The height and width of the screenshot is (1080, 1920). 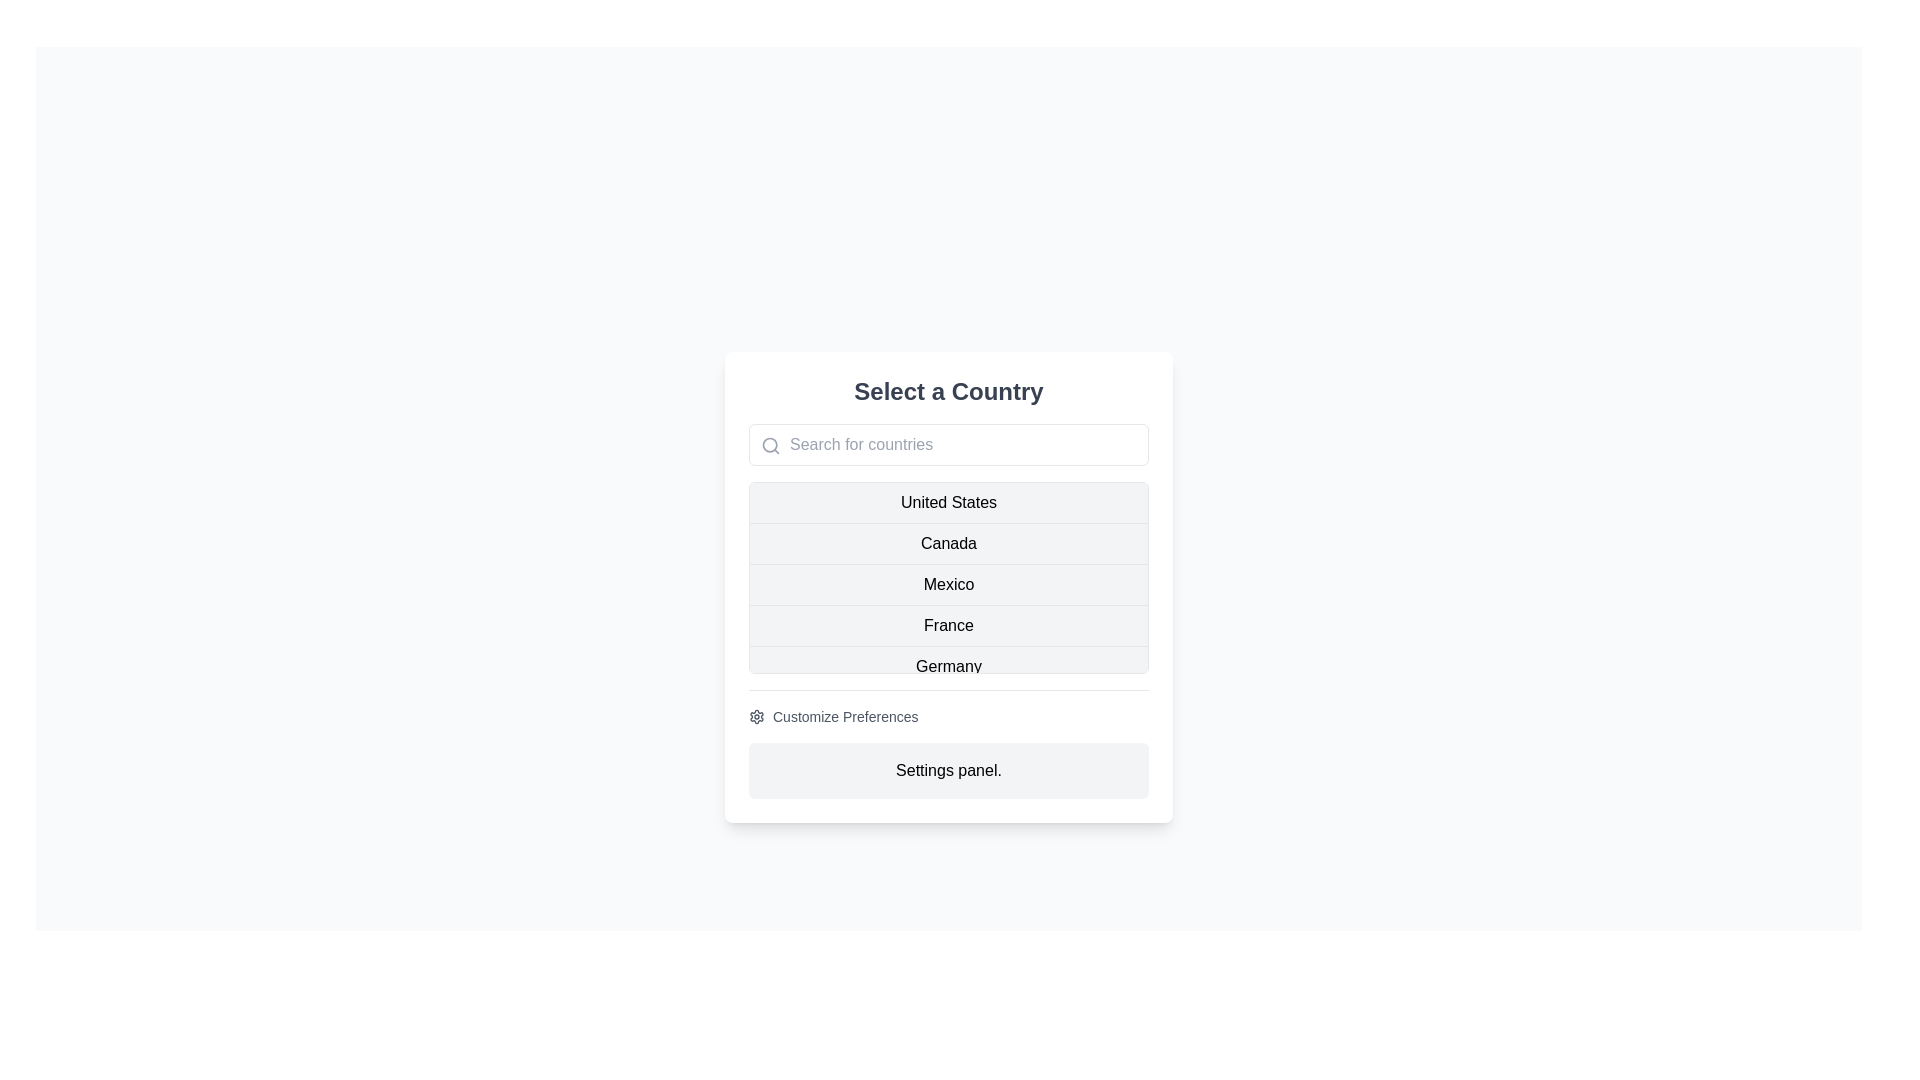 What do you see at coordinates (833, 715) in the screenshot?
I see `the interactive link with an icon and label located below the list of country names and above the settings panel, which serves` at bounding box center [833, 715].